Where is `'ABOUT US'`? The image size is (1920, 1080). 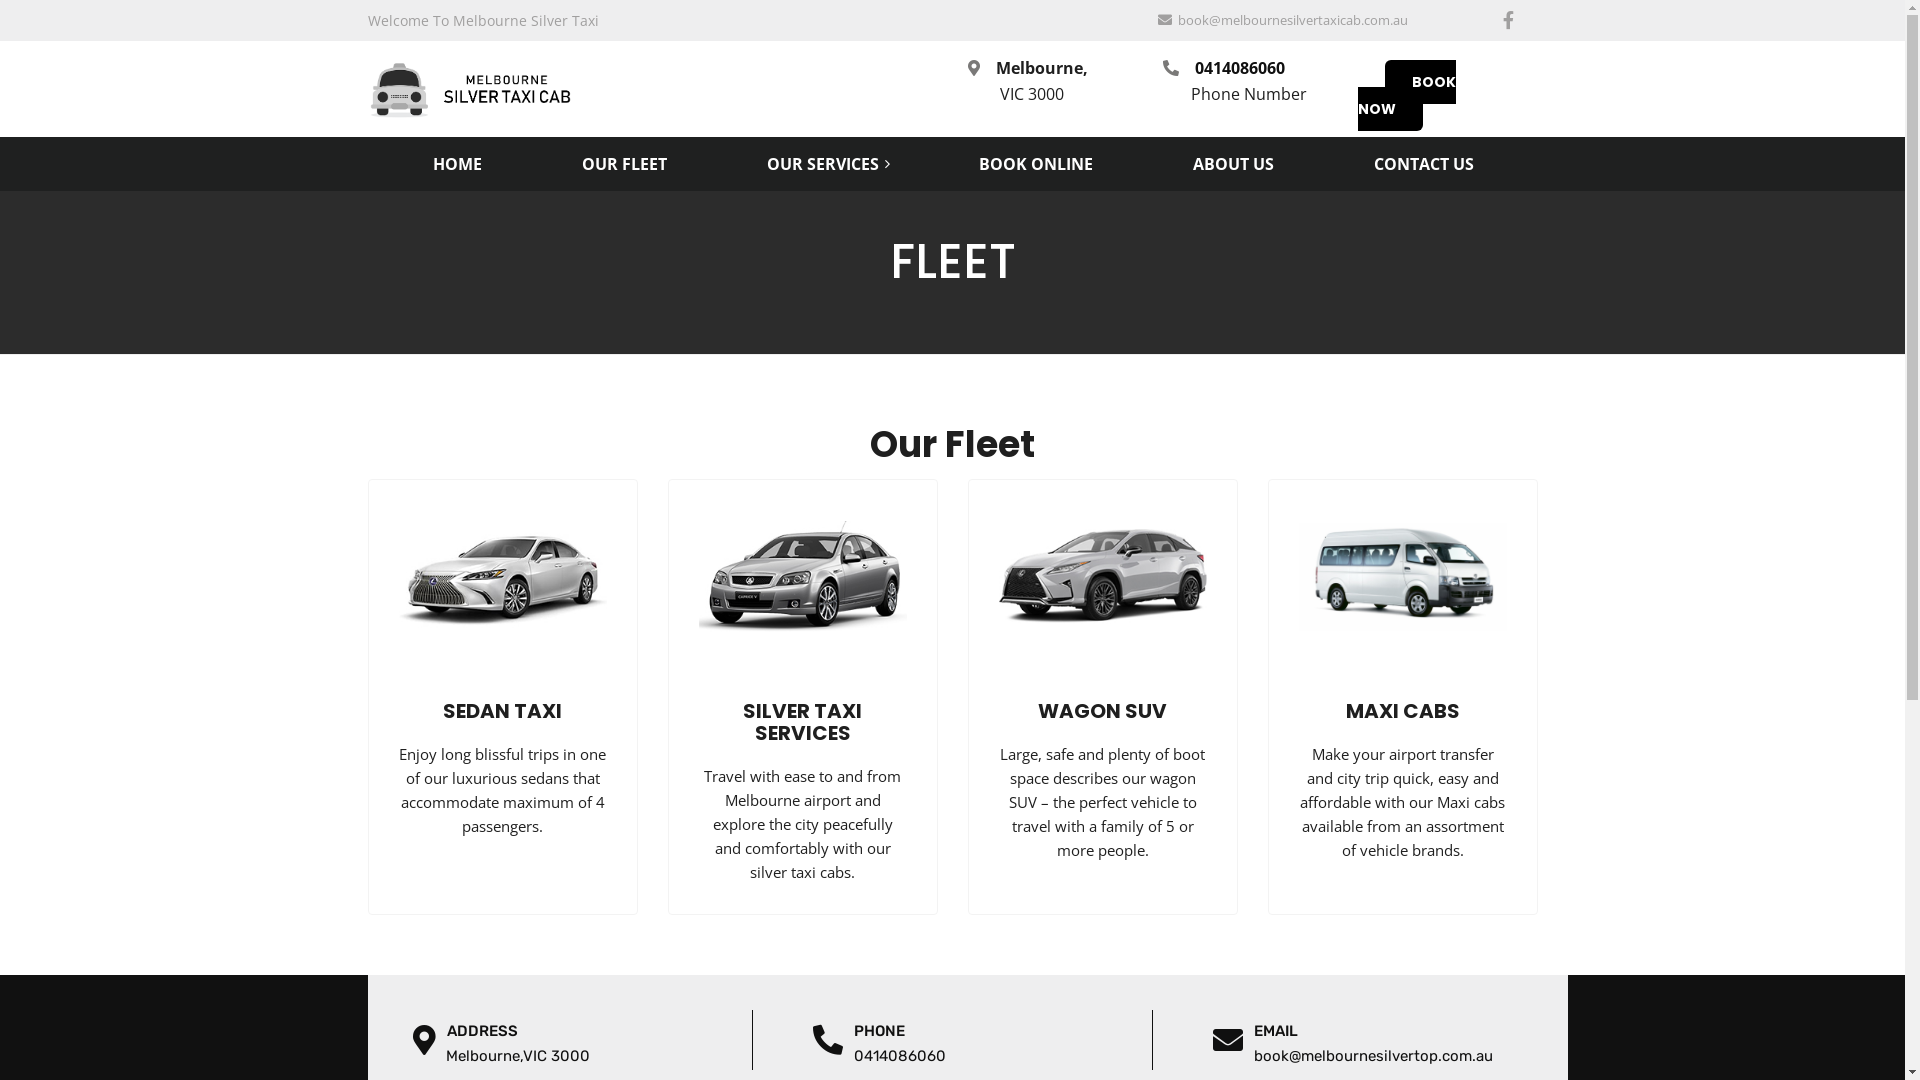 'ABOUT US' is located at coordinates (1232, 160).